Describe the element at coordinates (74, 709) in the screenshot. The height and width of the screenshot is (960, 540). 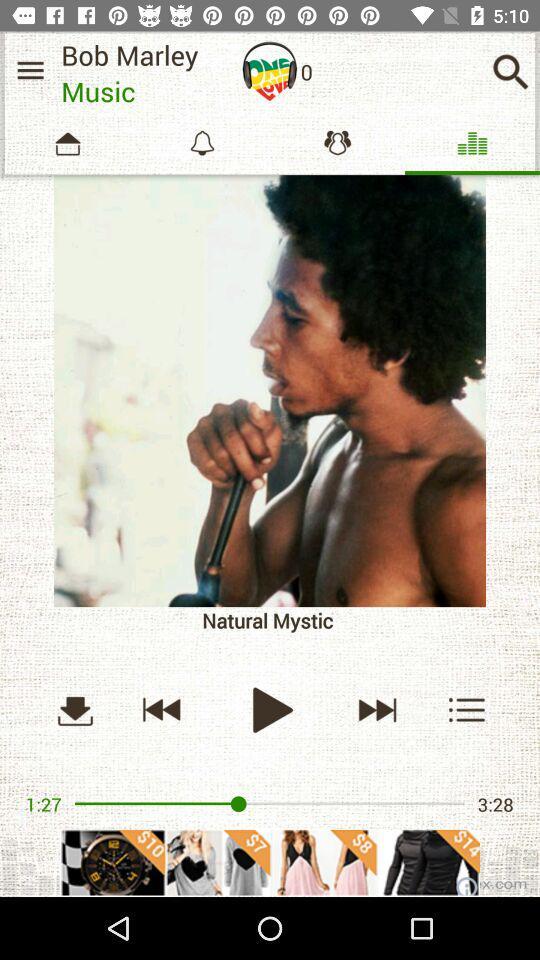
I see `download` at that location.